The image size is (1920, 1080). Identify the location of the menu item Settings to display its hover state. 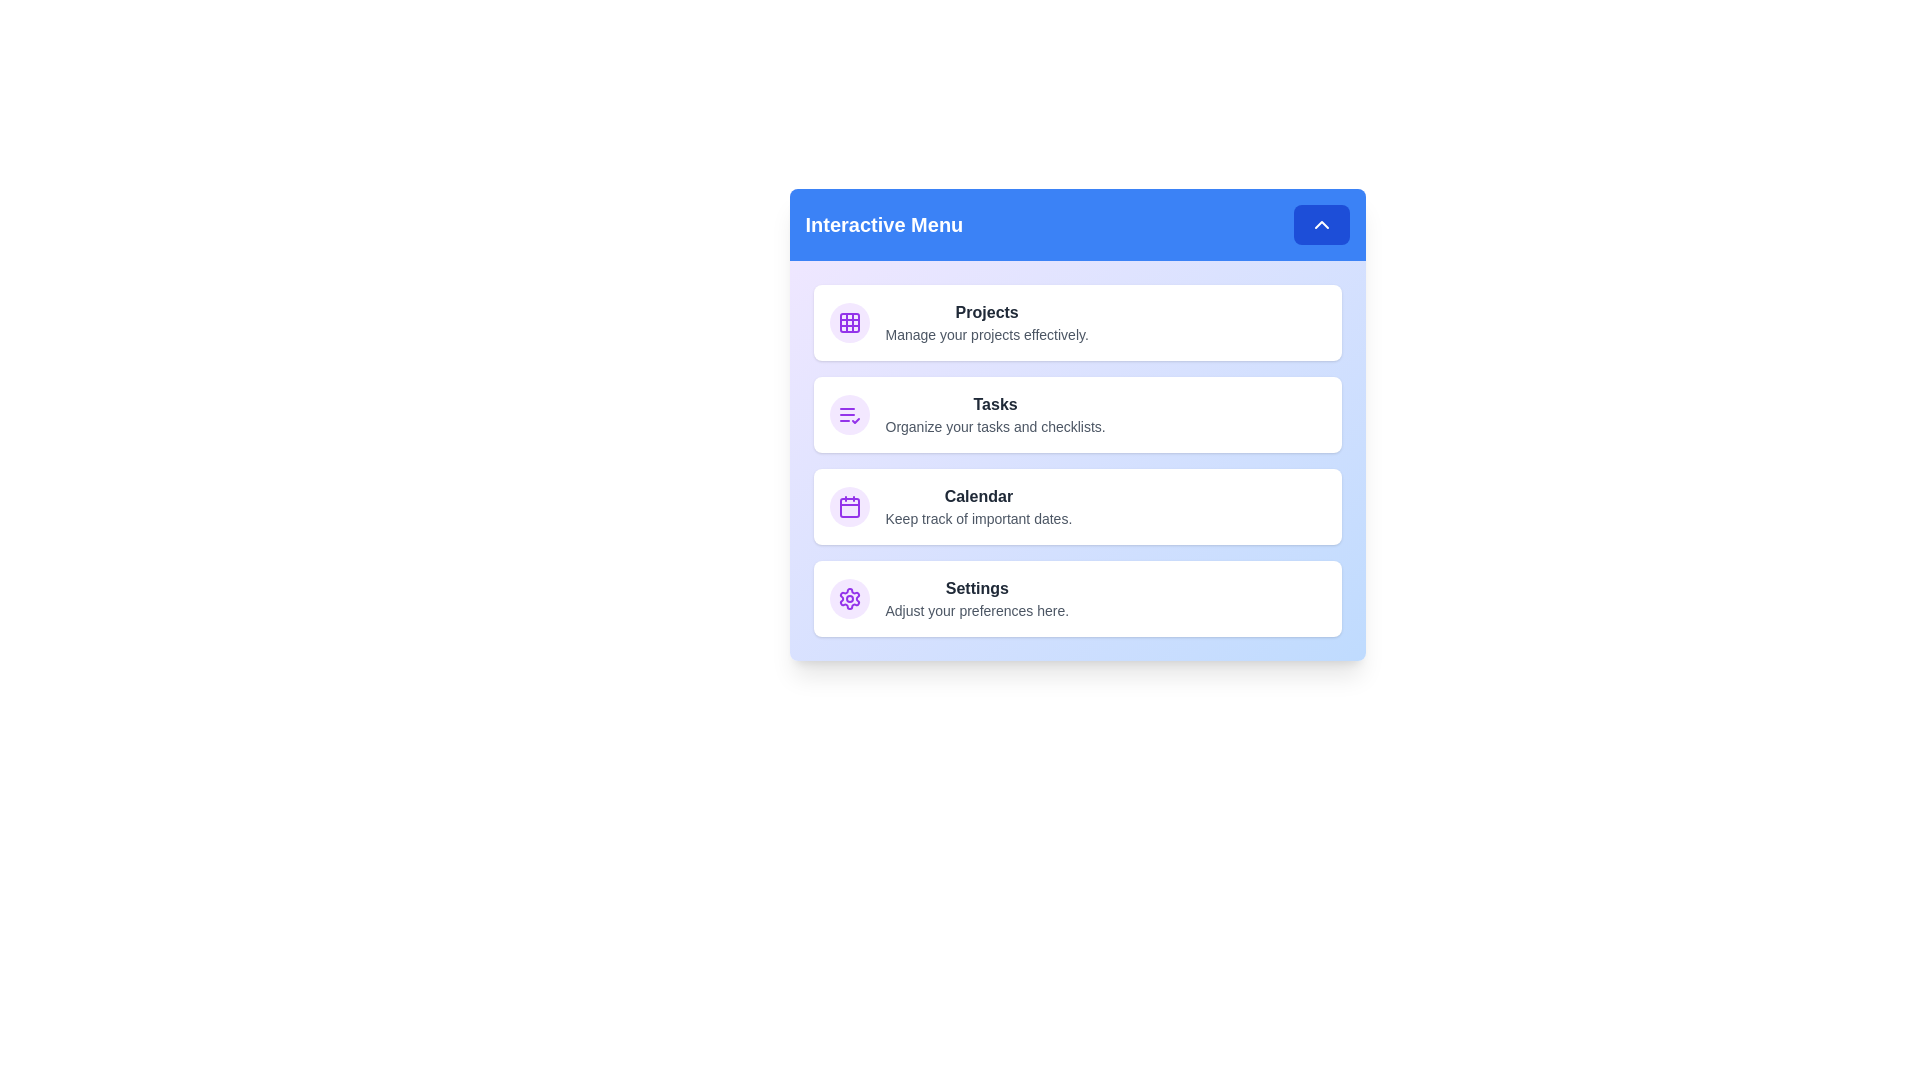
(1076, 597).